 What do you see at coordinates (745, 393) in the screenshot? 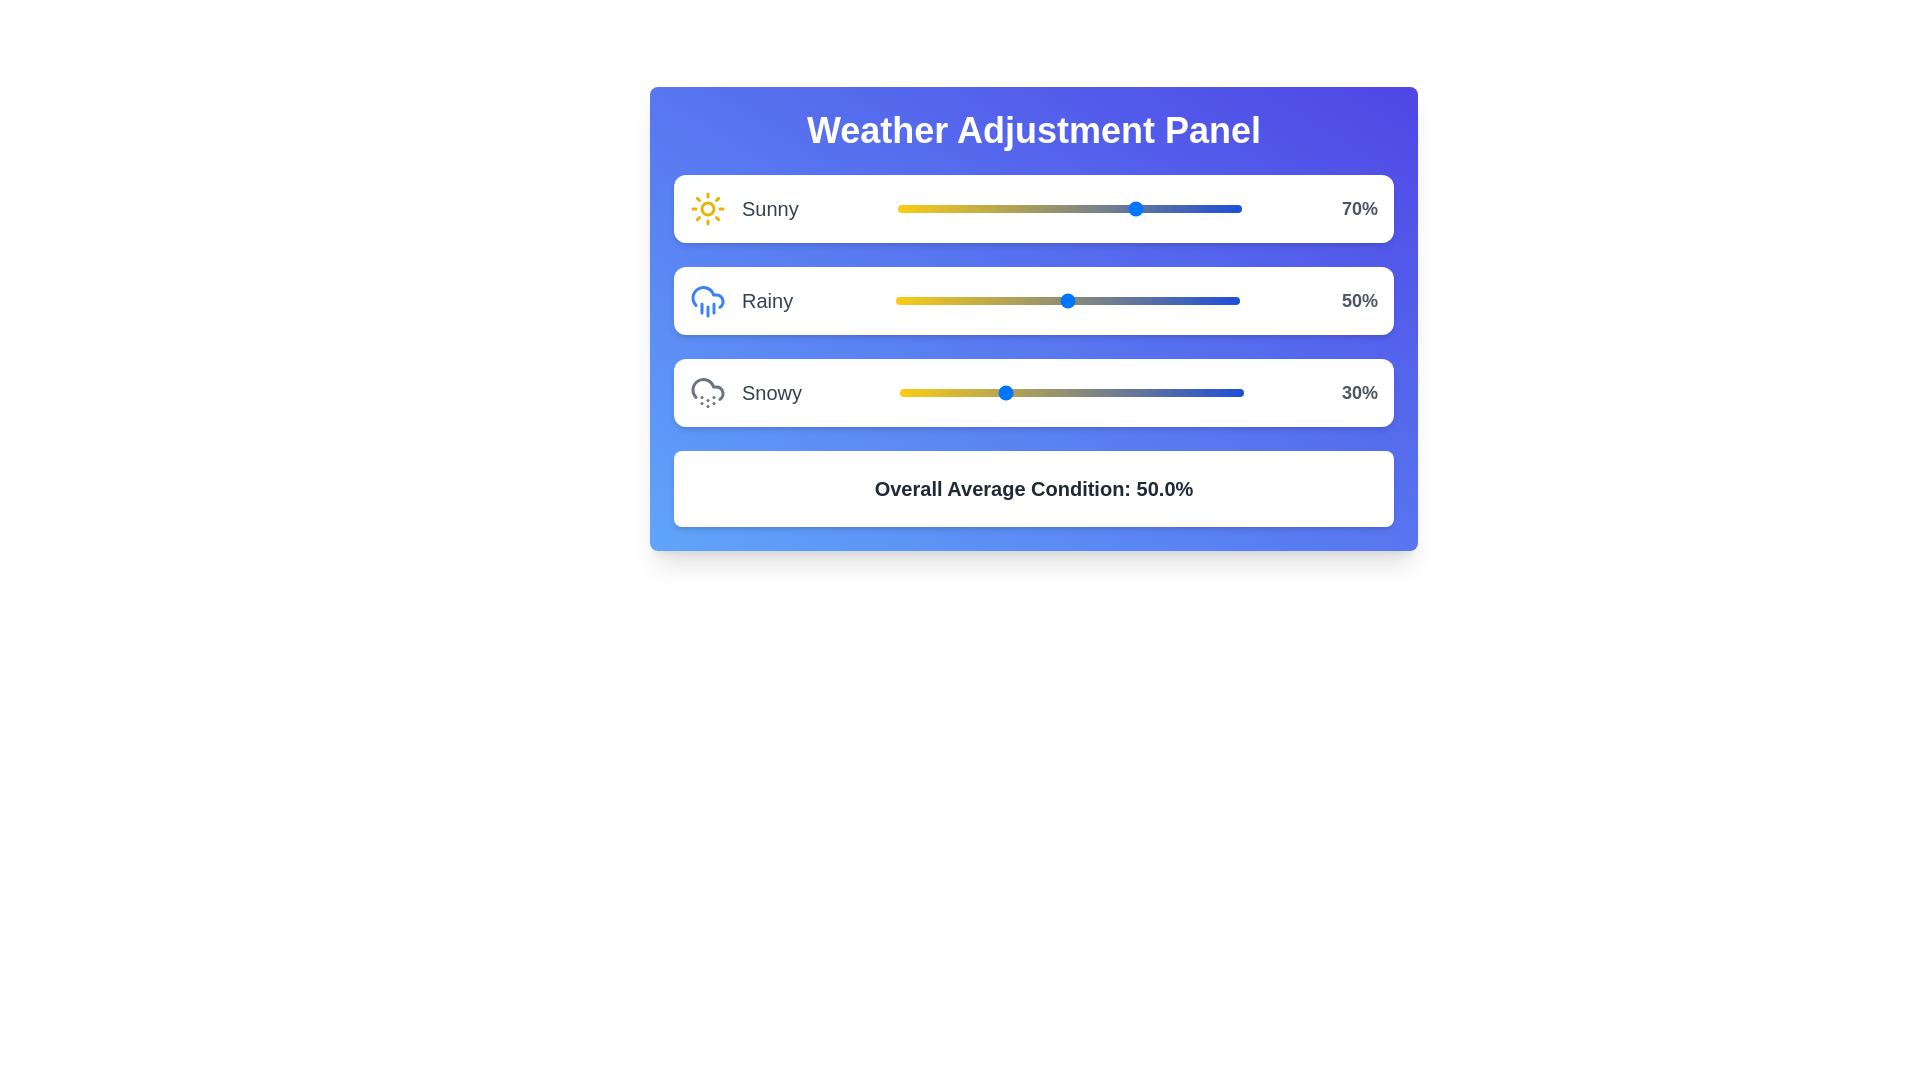
I see `the 'snowy' weather condition element, which includes a grayish icon of a snow cloud and the emphasized text 'snowy', located in the weather adjustment panel on the third row` at bounding box center [745, 393].